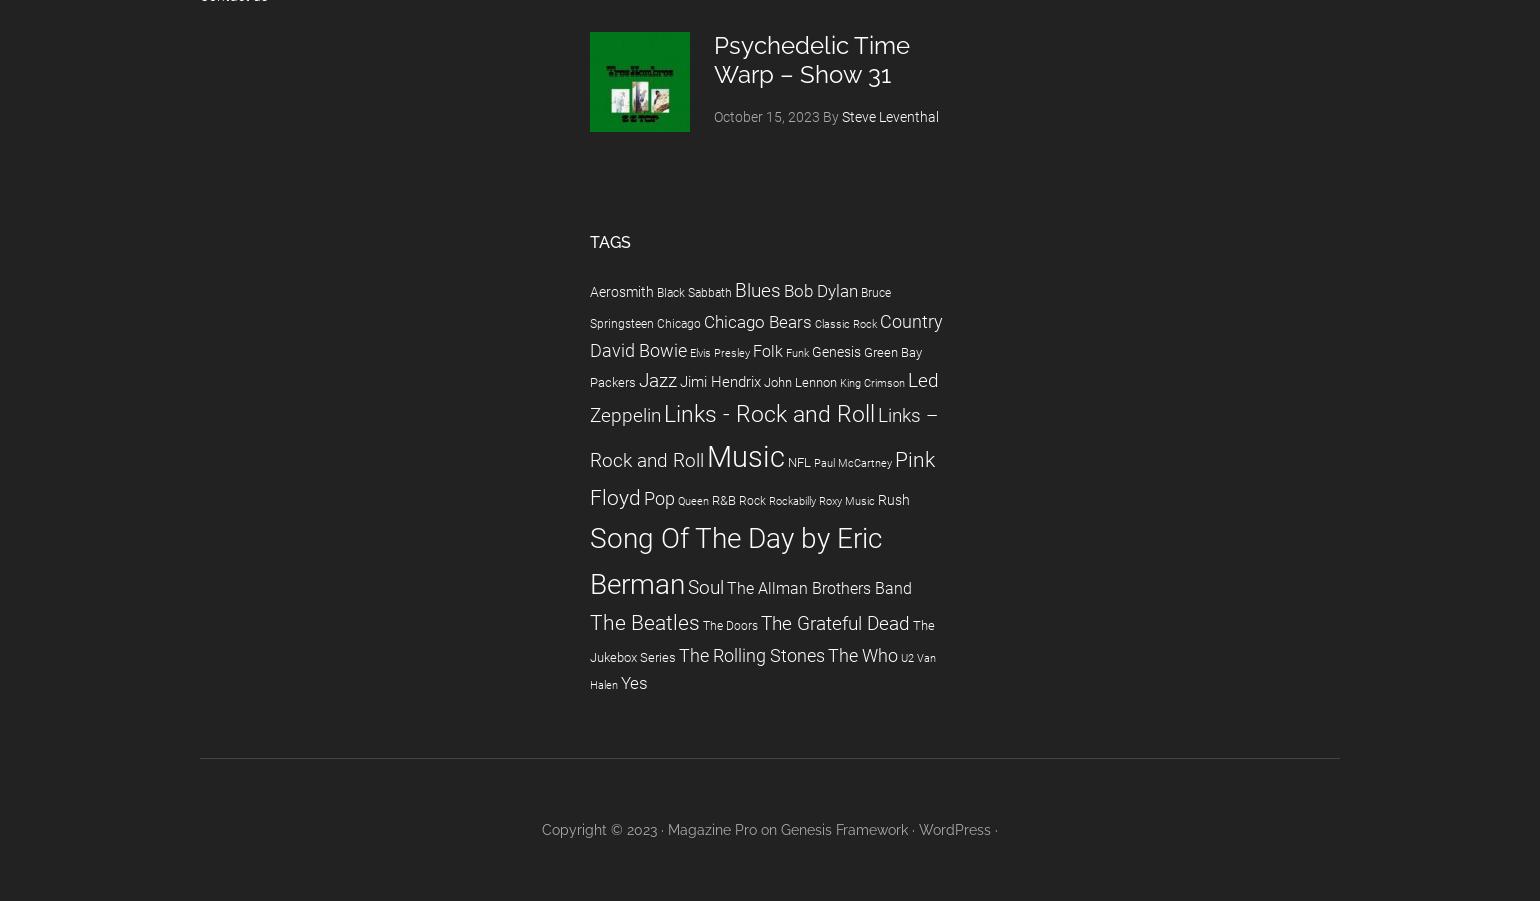 This screenshot has width=1540, height=901. Describe the element at coordinates (757, 321) in the screenshot. I see `'Chicago Bears'` at that location.